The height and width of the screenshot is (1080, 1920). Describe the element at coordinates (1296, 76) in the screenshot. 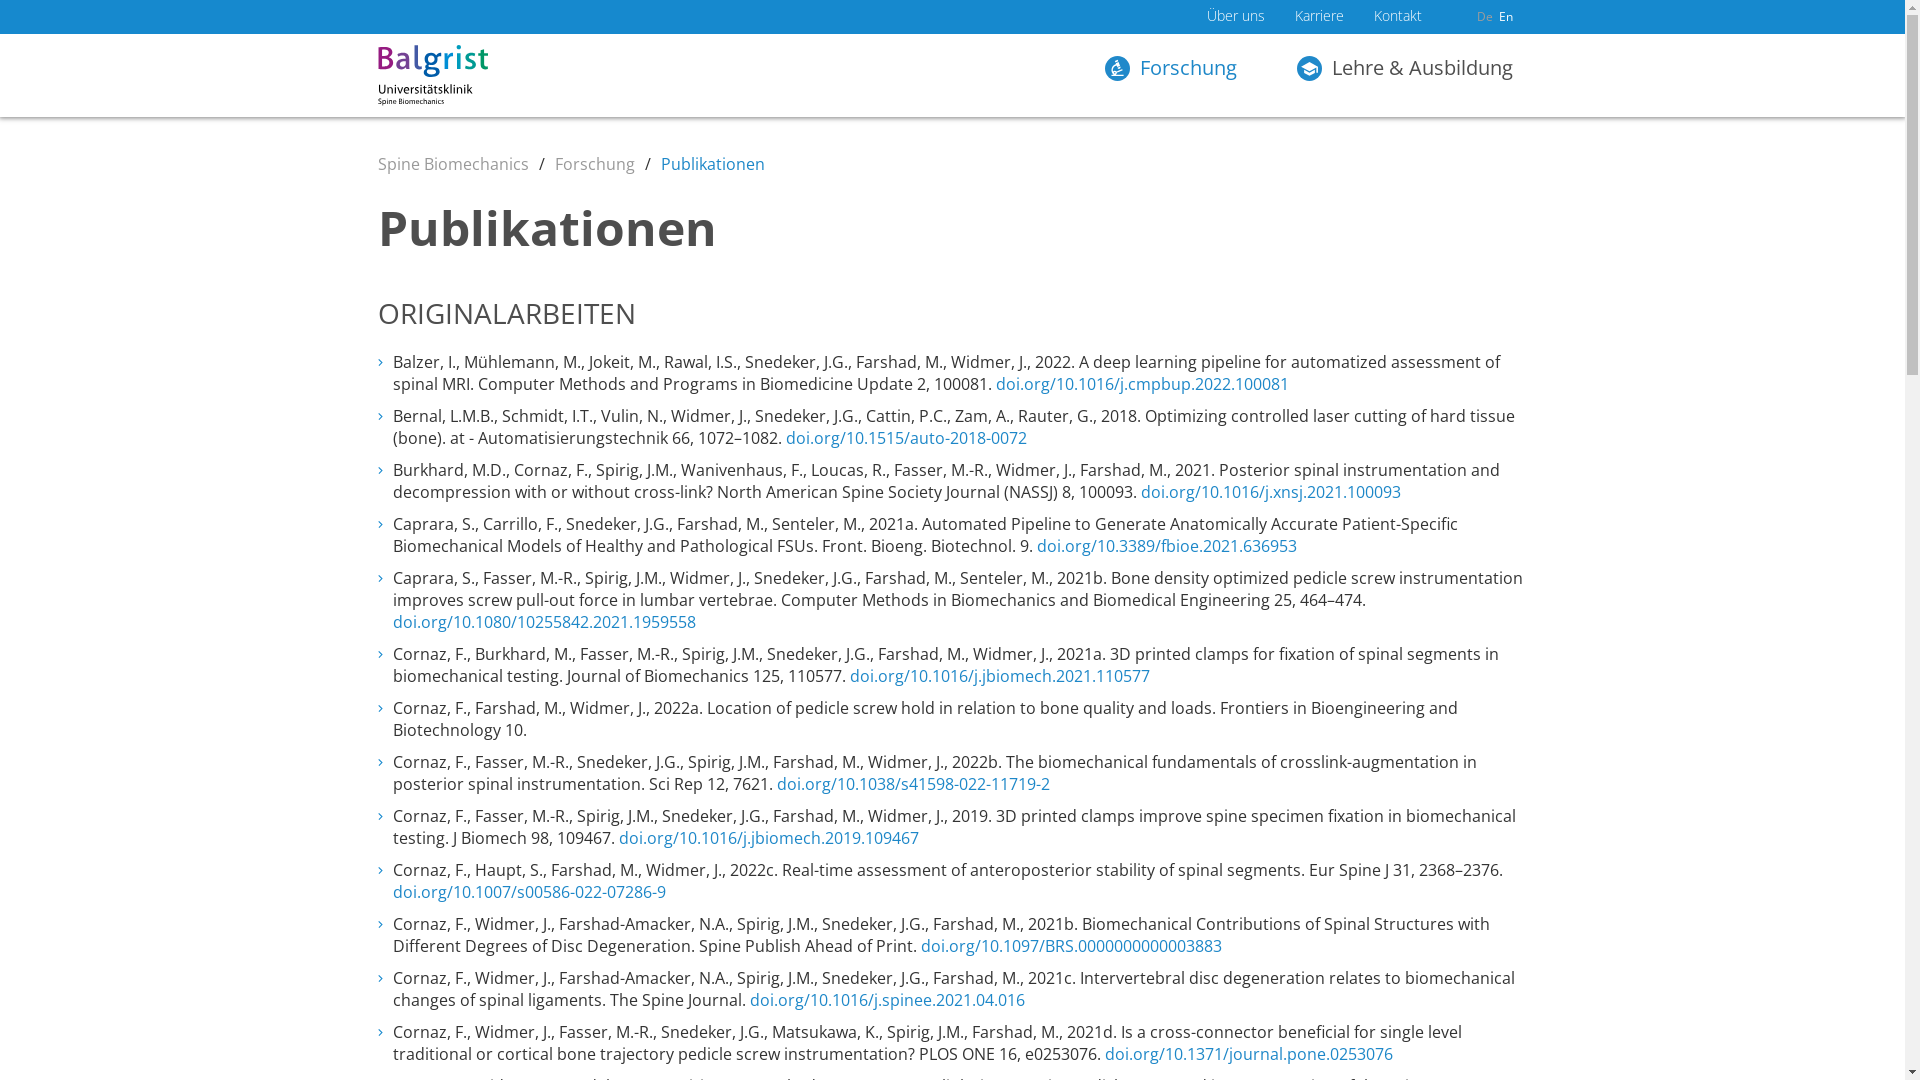

I see `'Lehre & Ausbildung'` at that location.